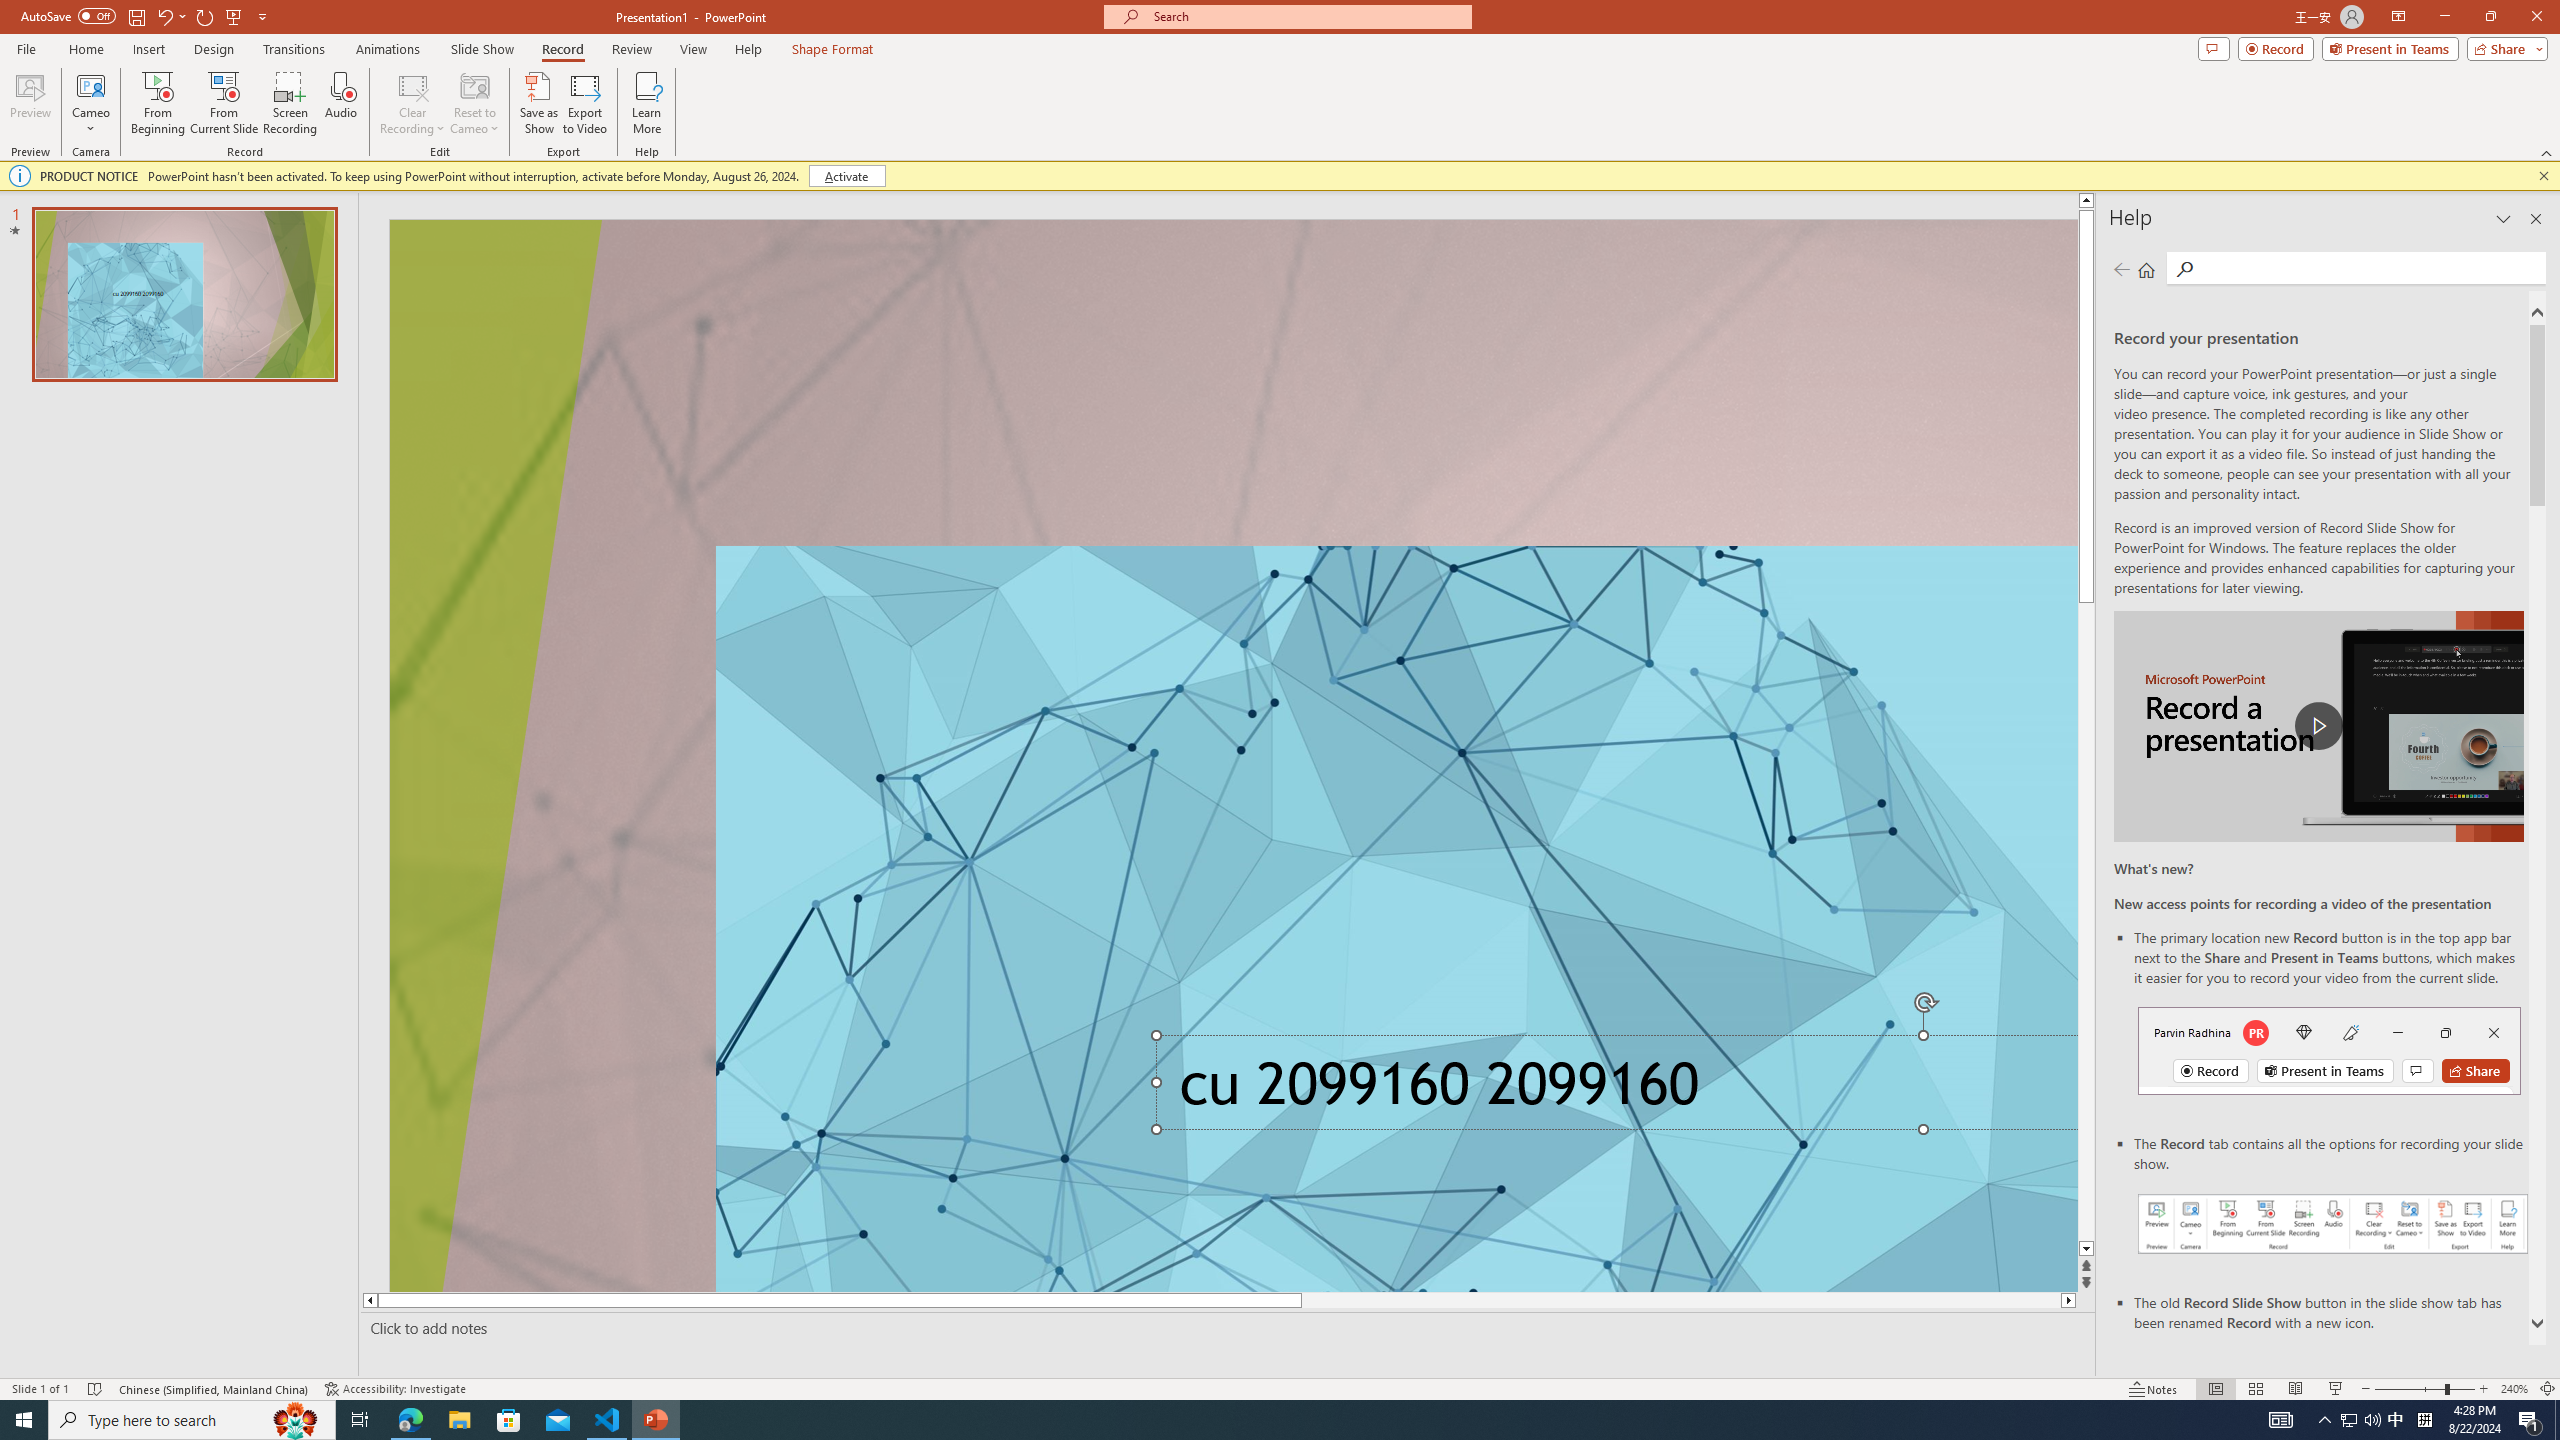 The width and height of the screenshot is (2560, 1440). Describe the element at coordinates (2214, 1389) in the screenshot. I see `'Normal'` at that location.